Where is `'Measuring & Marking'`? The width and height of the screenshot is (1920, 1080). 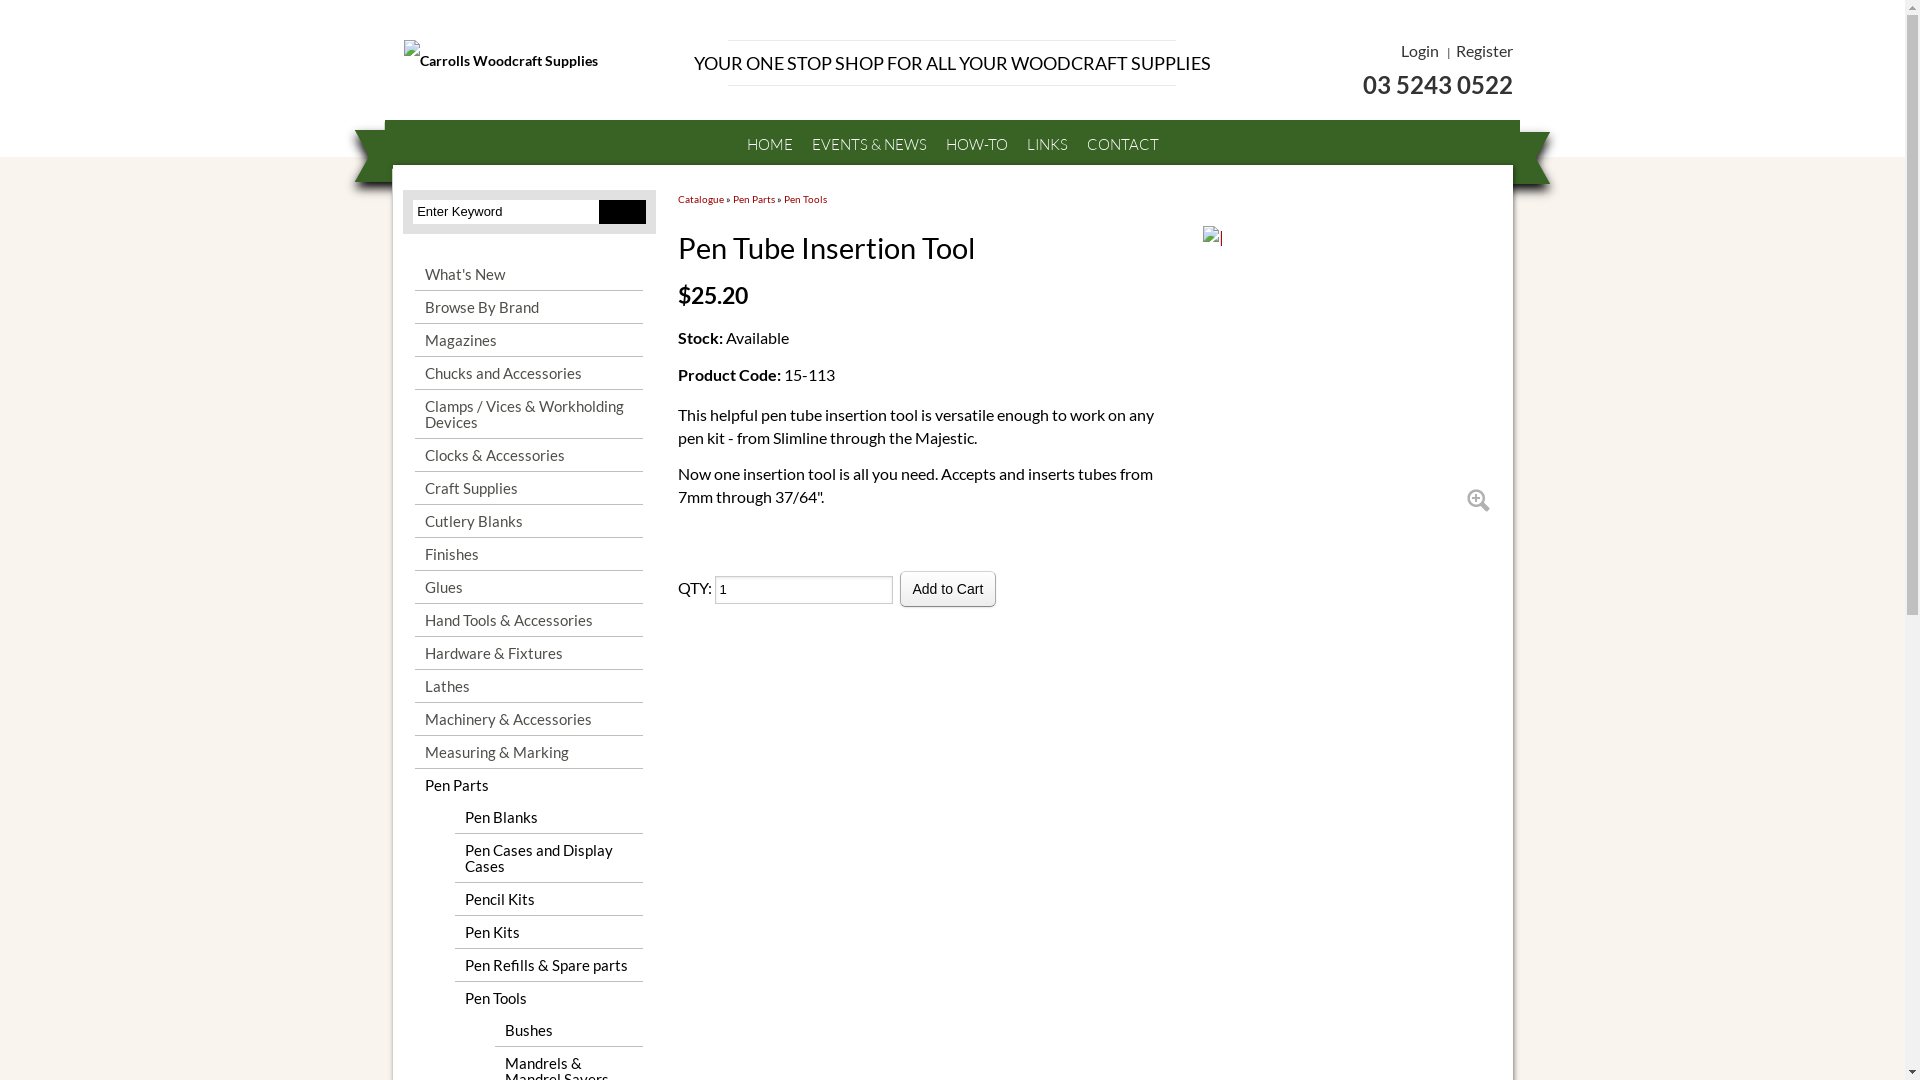 'Measuring & Marking' is located at coordinates (413, 752).